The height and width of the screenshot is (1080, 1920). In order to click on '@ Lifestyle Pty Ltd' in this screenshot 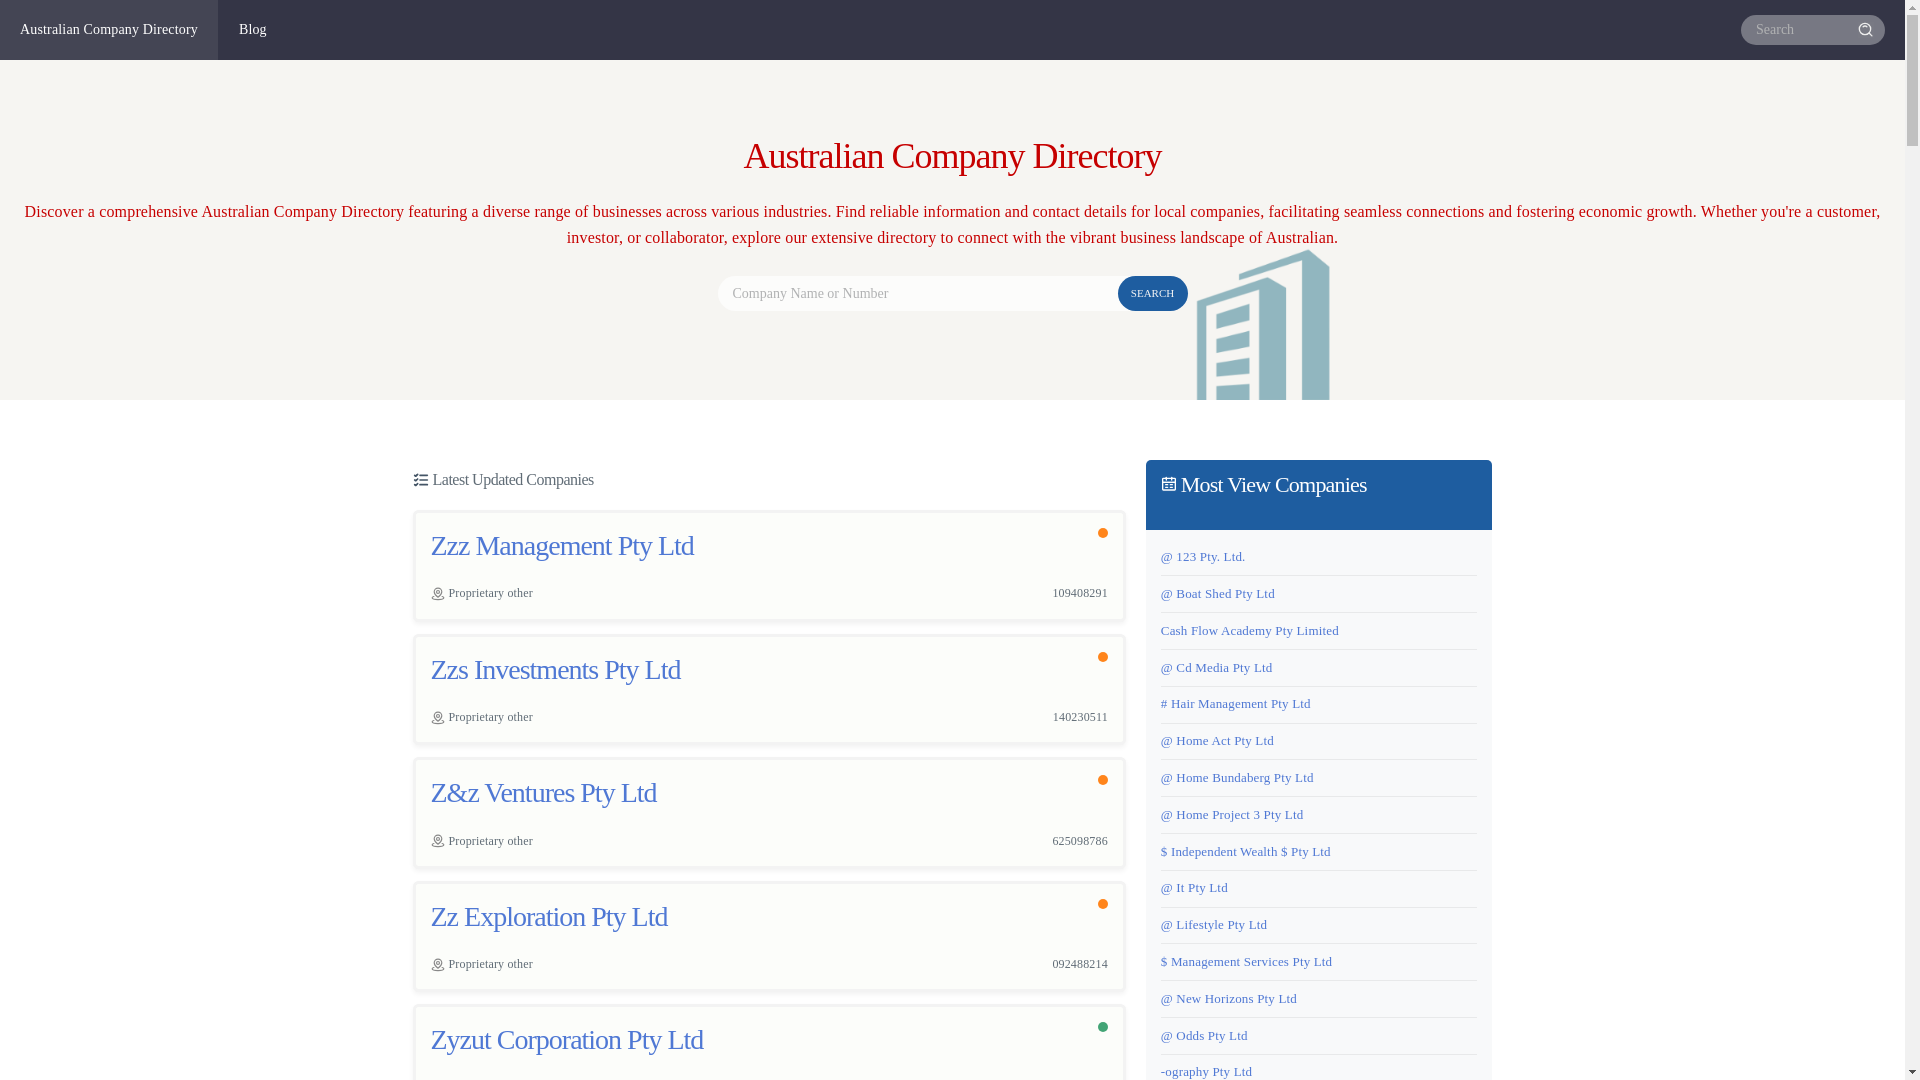, I will do `click(1213, 924)`.